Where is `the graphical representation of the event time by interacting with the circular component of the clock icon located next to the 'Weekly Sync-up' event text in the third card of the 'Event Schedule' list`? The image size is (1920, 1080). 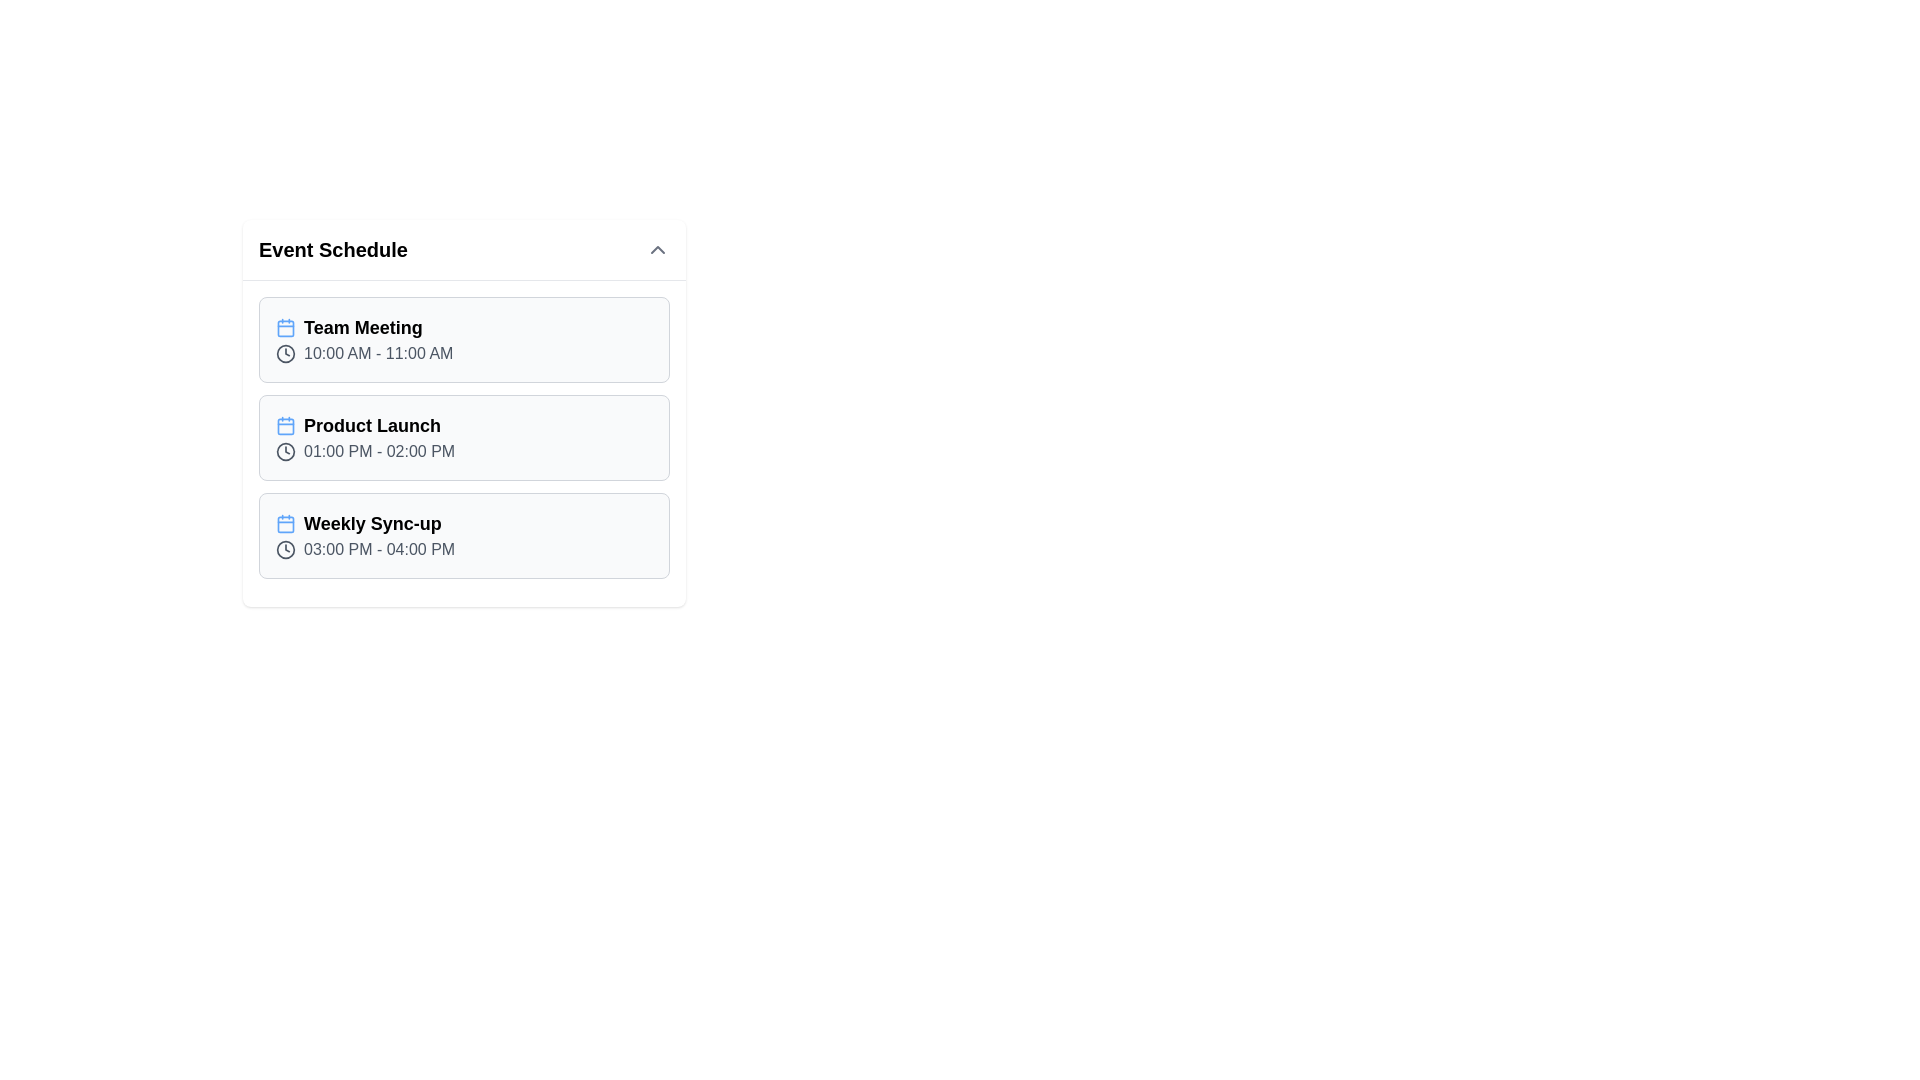
the graphical representation of the event time by interacting with the circular component of the clock icon located next to the 'Weekly Sync-up' event text in the third card of the 'Event Schedule' list is located at coordinates (285, 550).